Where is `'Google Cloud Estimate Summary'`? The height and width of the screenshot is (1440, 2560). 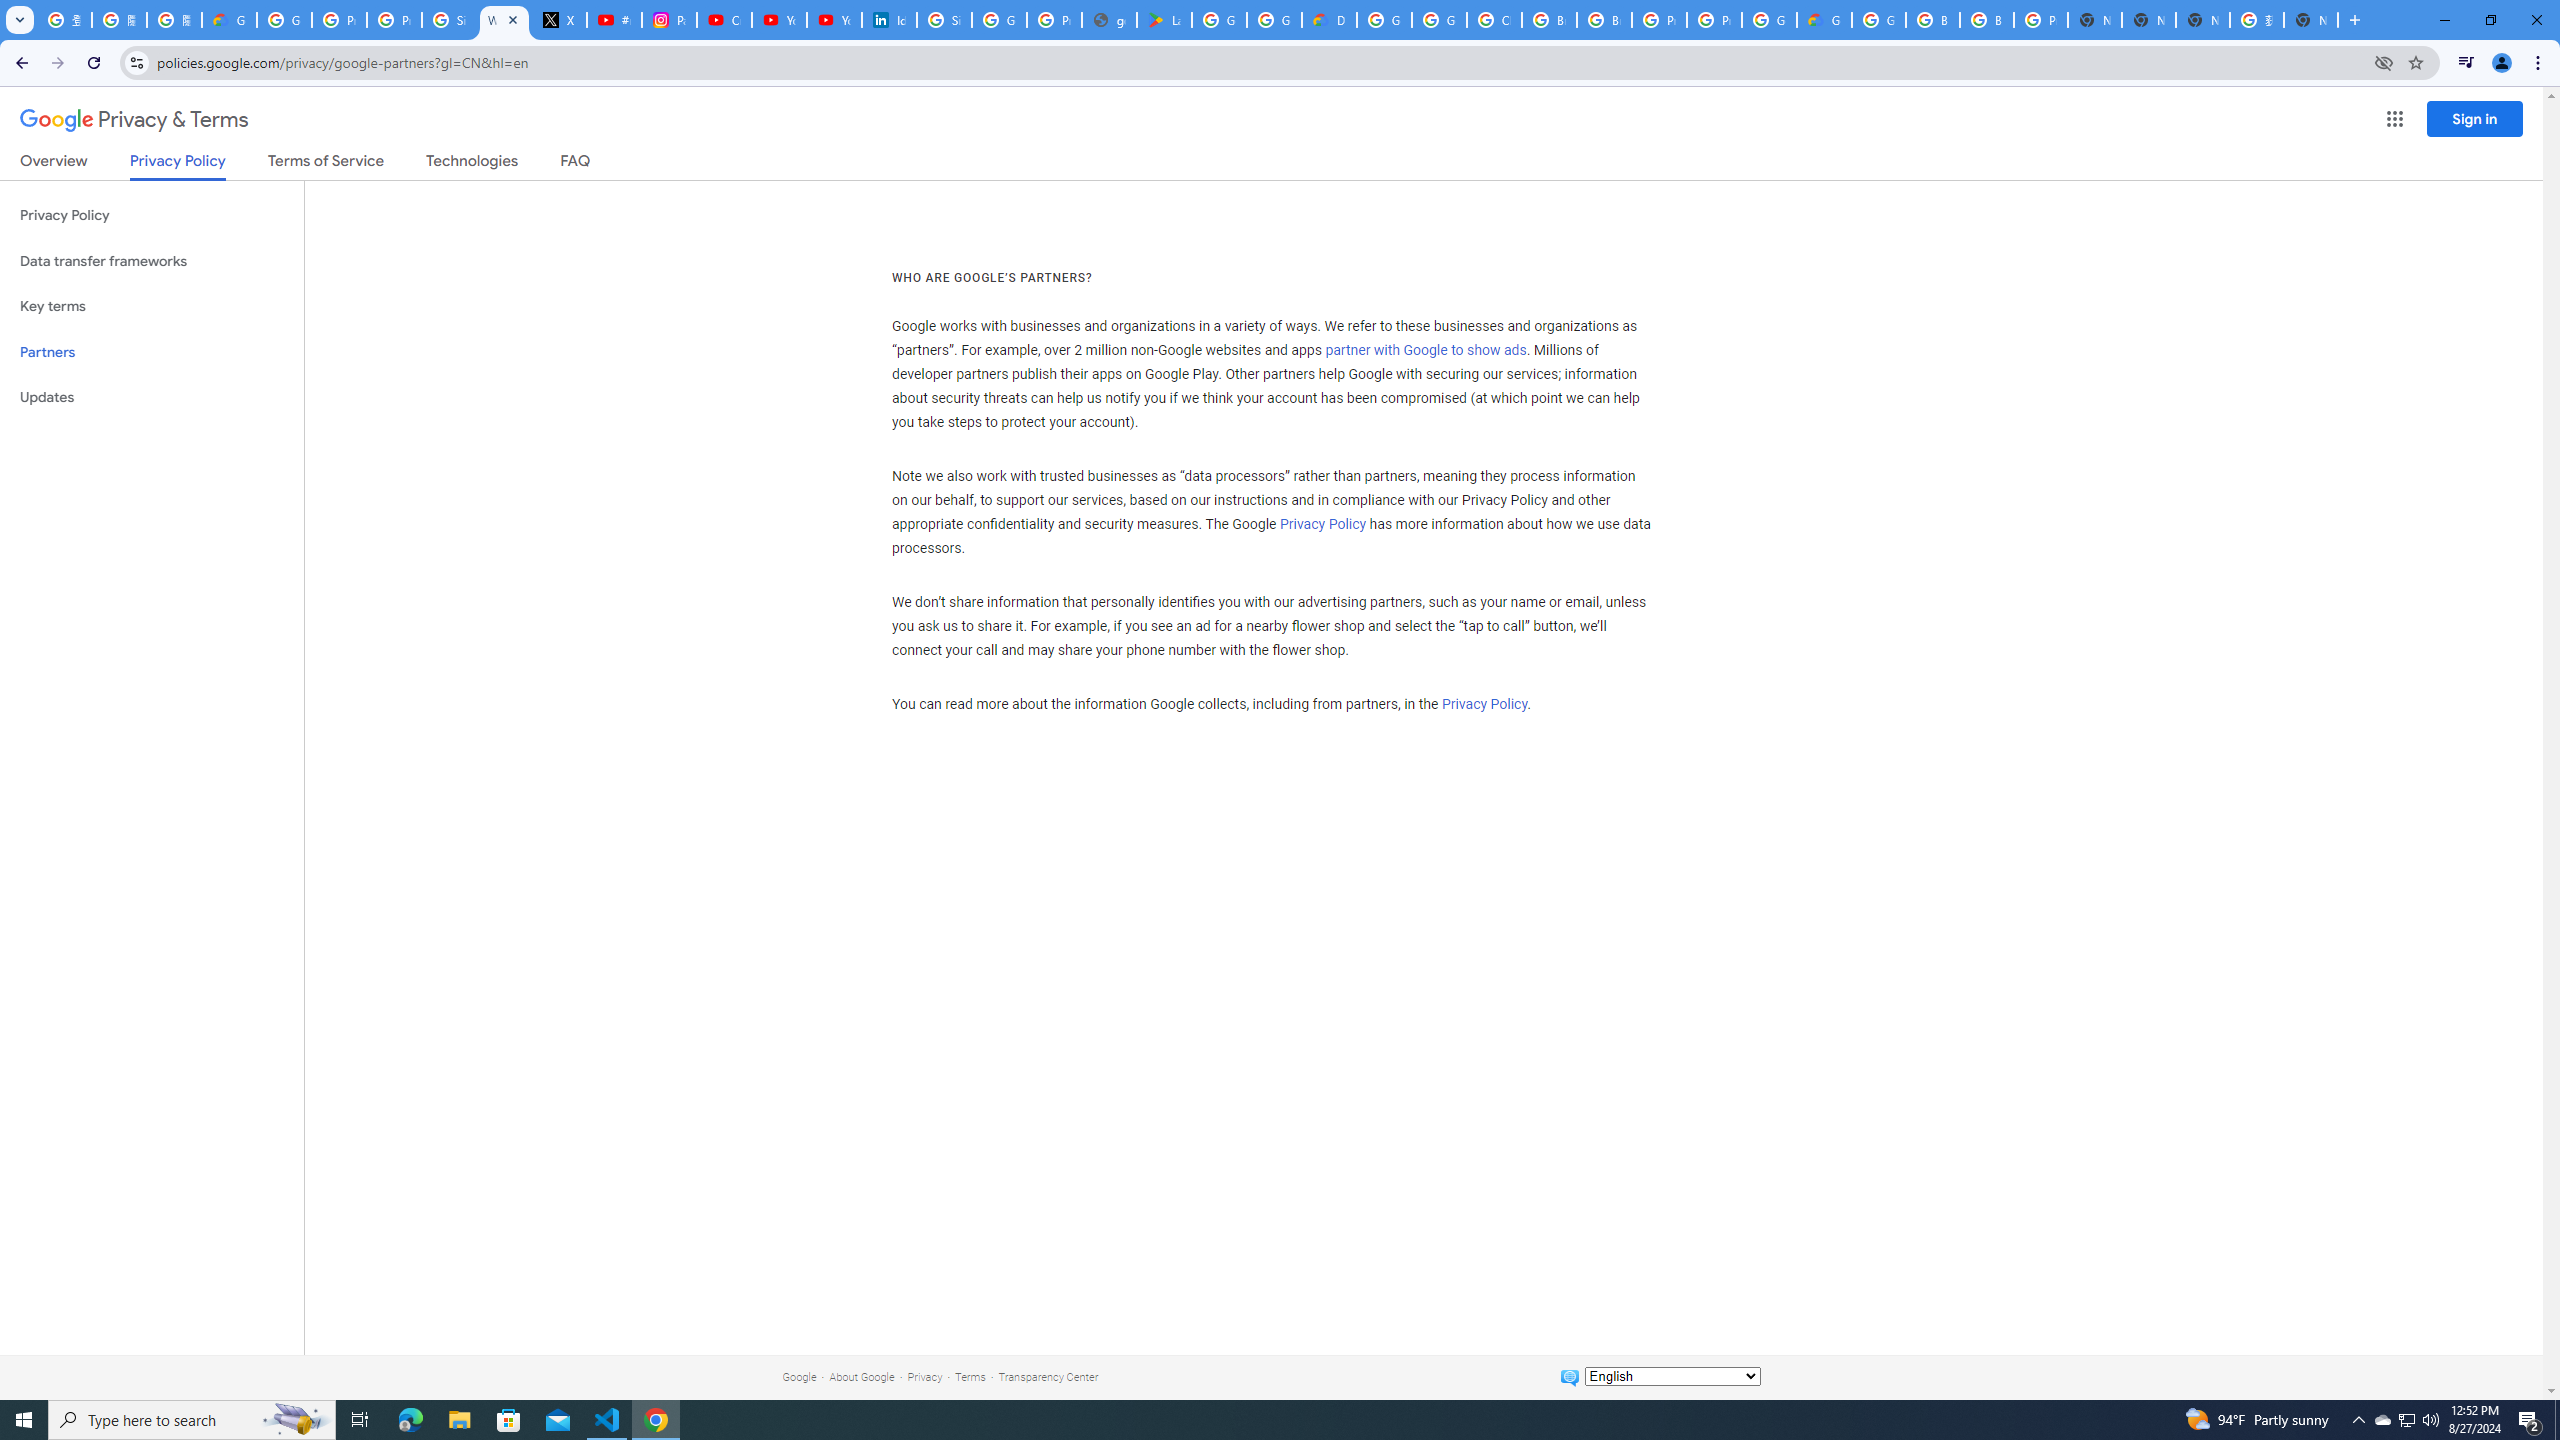
'Google Cloud Estimate Summary' is located at coordinates (1823, 19).